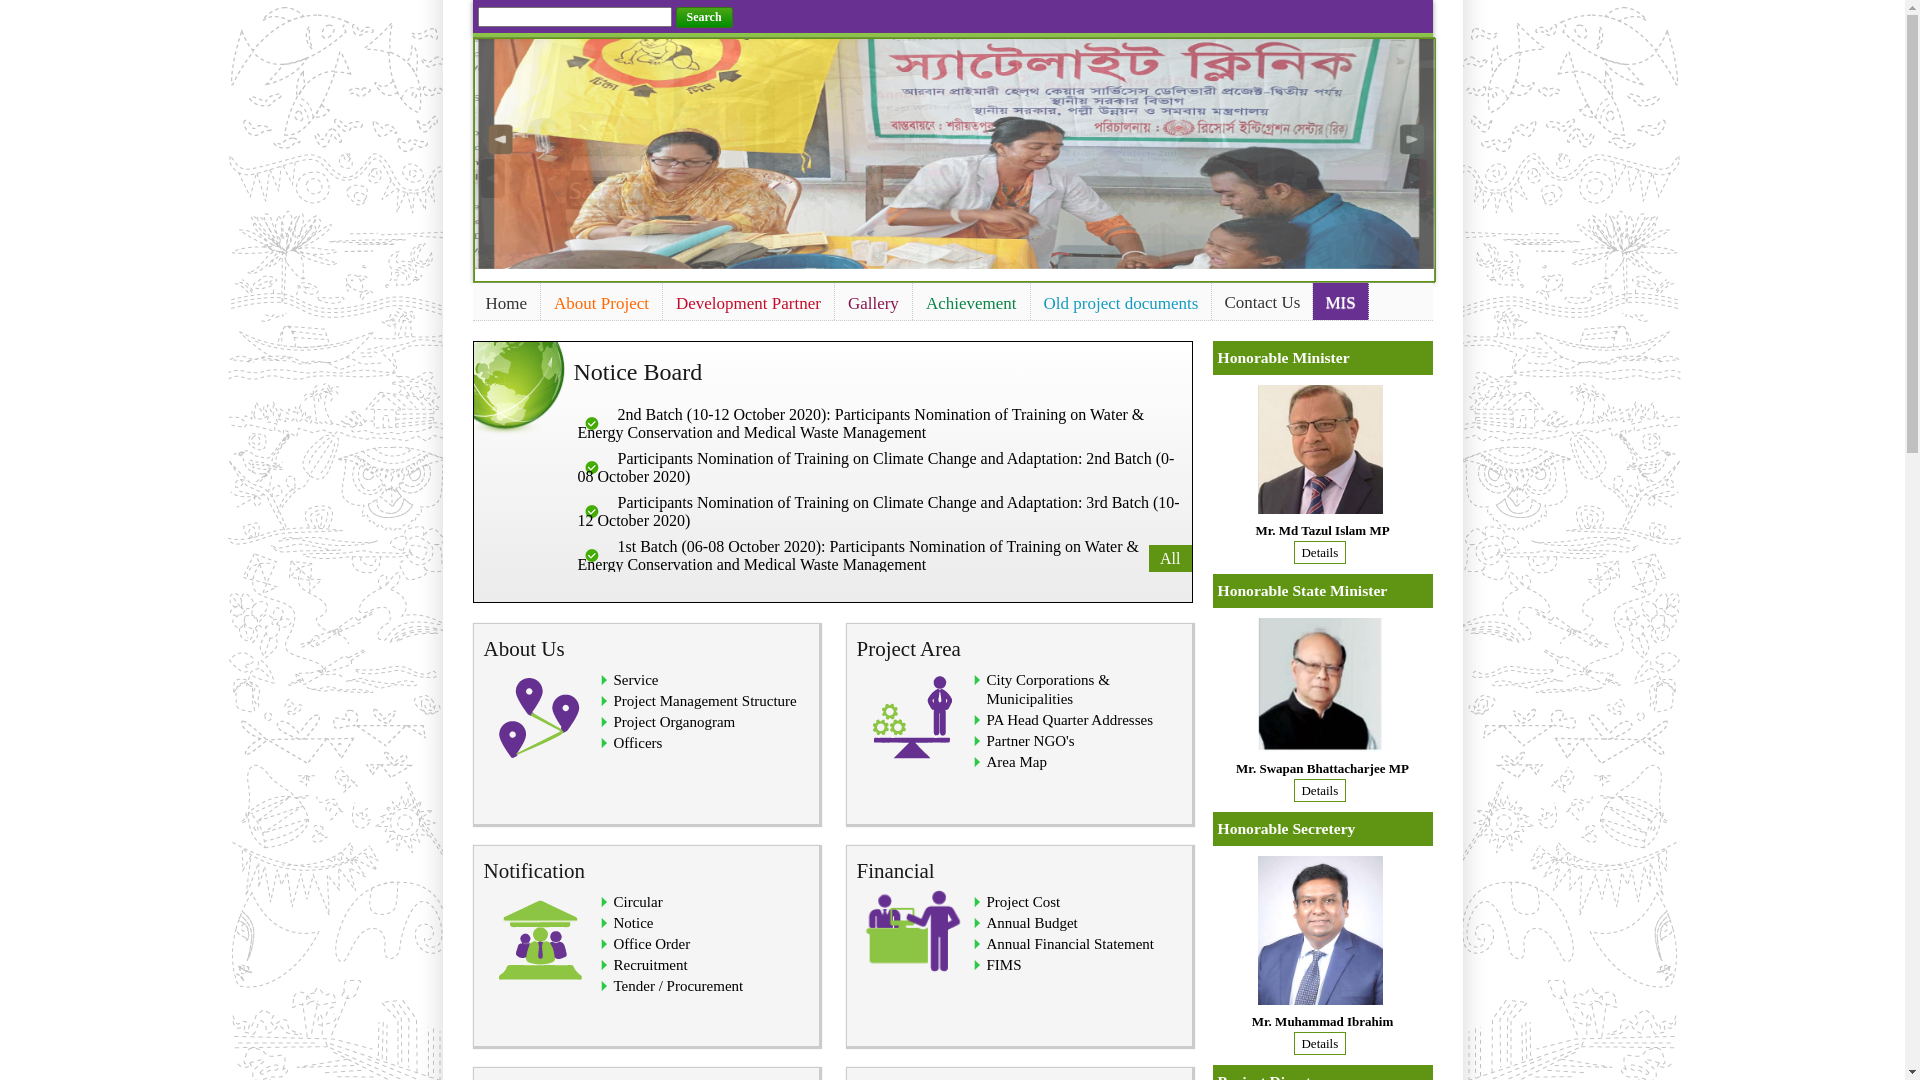 Image resolution: width=1920 pixels, height=1080 pixels. Describe the element at coordinates (613, 963) in the screenshot. I see `'Recruitment'` at that location.